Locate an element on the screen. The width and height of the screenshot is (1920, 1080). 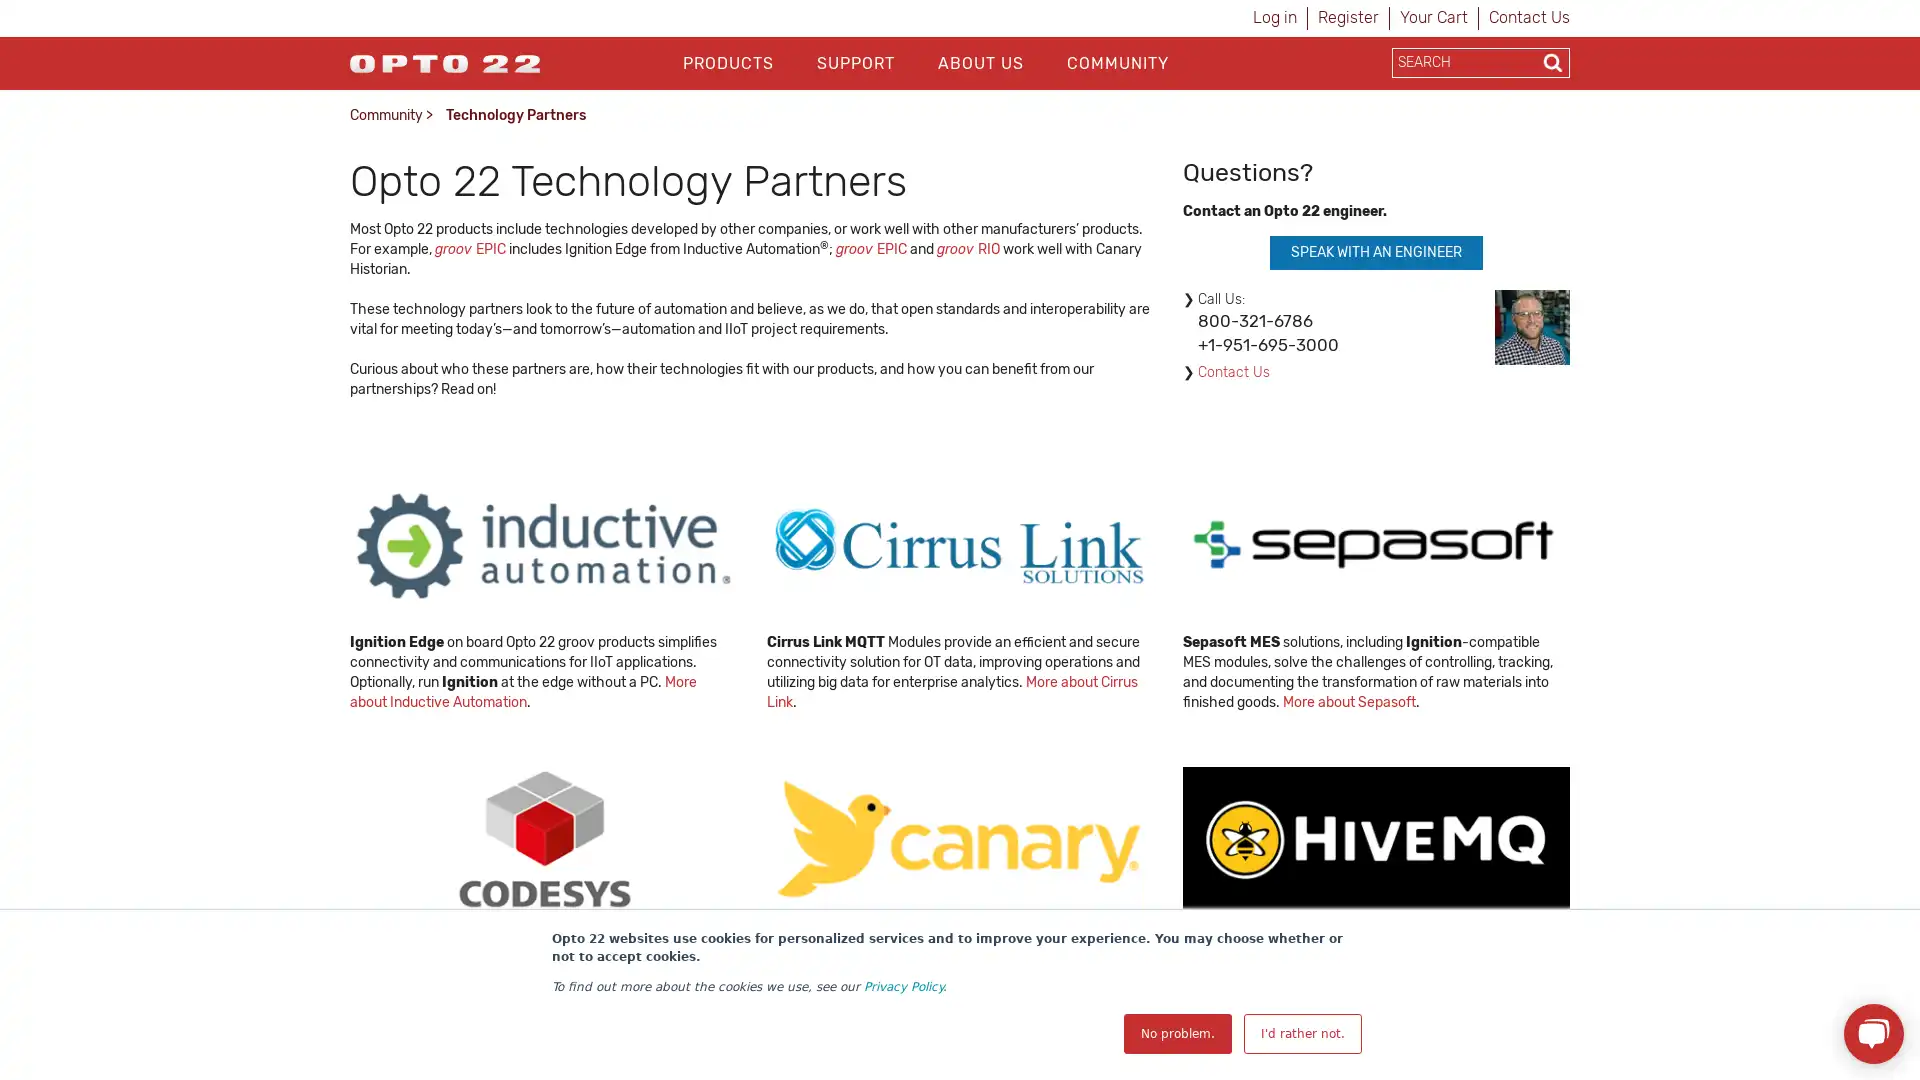
Search is located at coordinates (1552, 60).